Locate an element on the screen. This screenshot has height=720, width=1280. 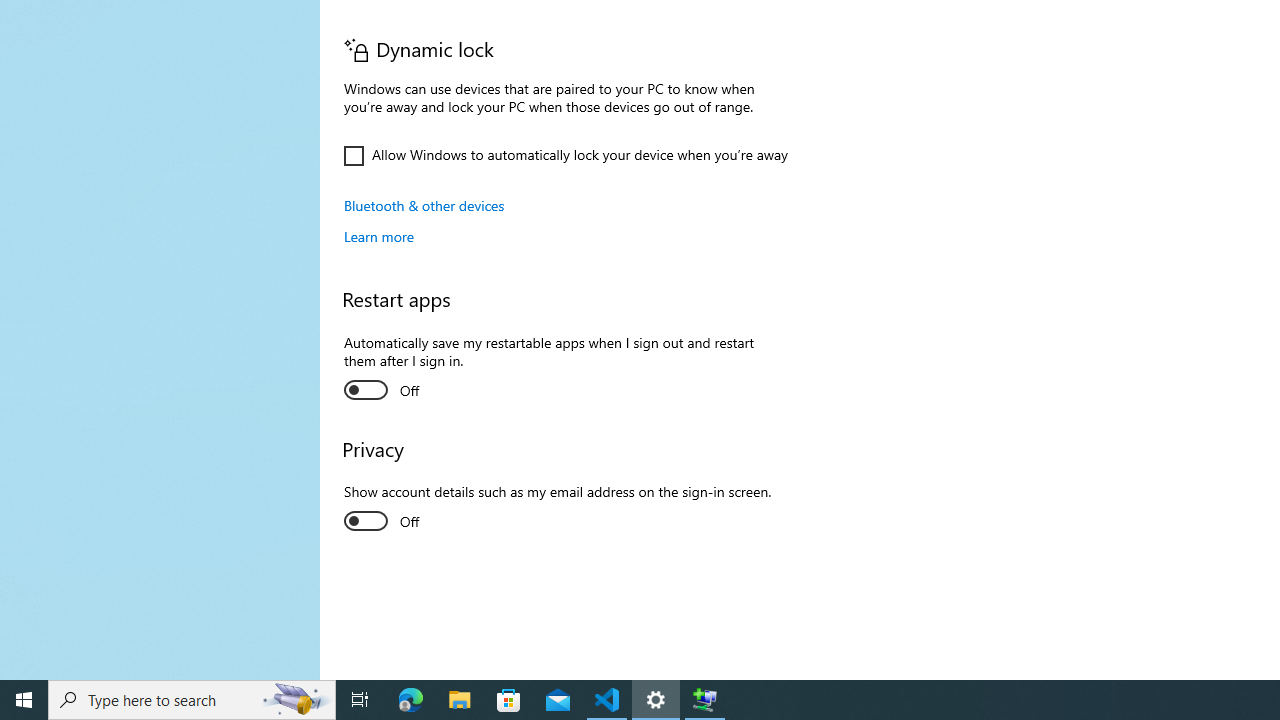
'Settings - 1 running window' is located at coordinates (656, 698).